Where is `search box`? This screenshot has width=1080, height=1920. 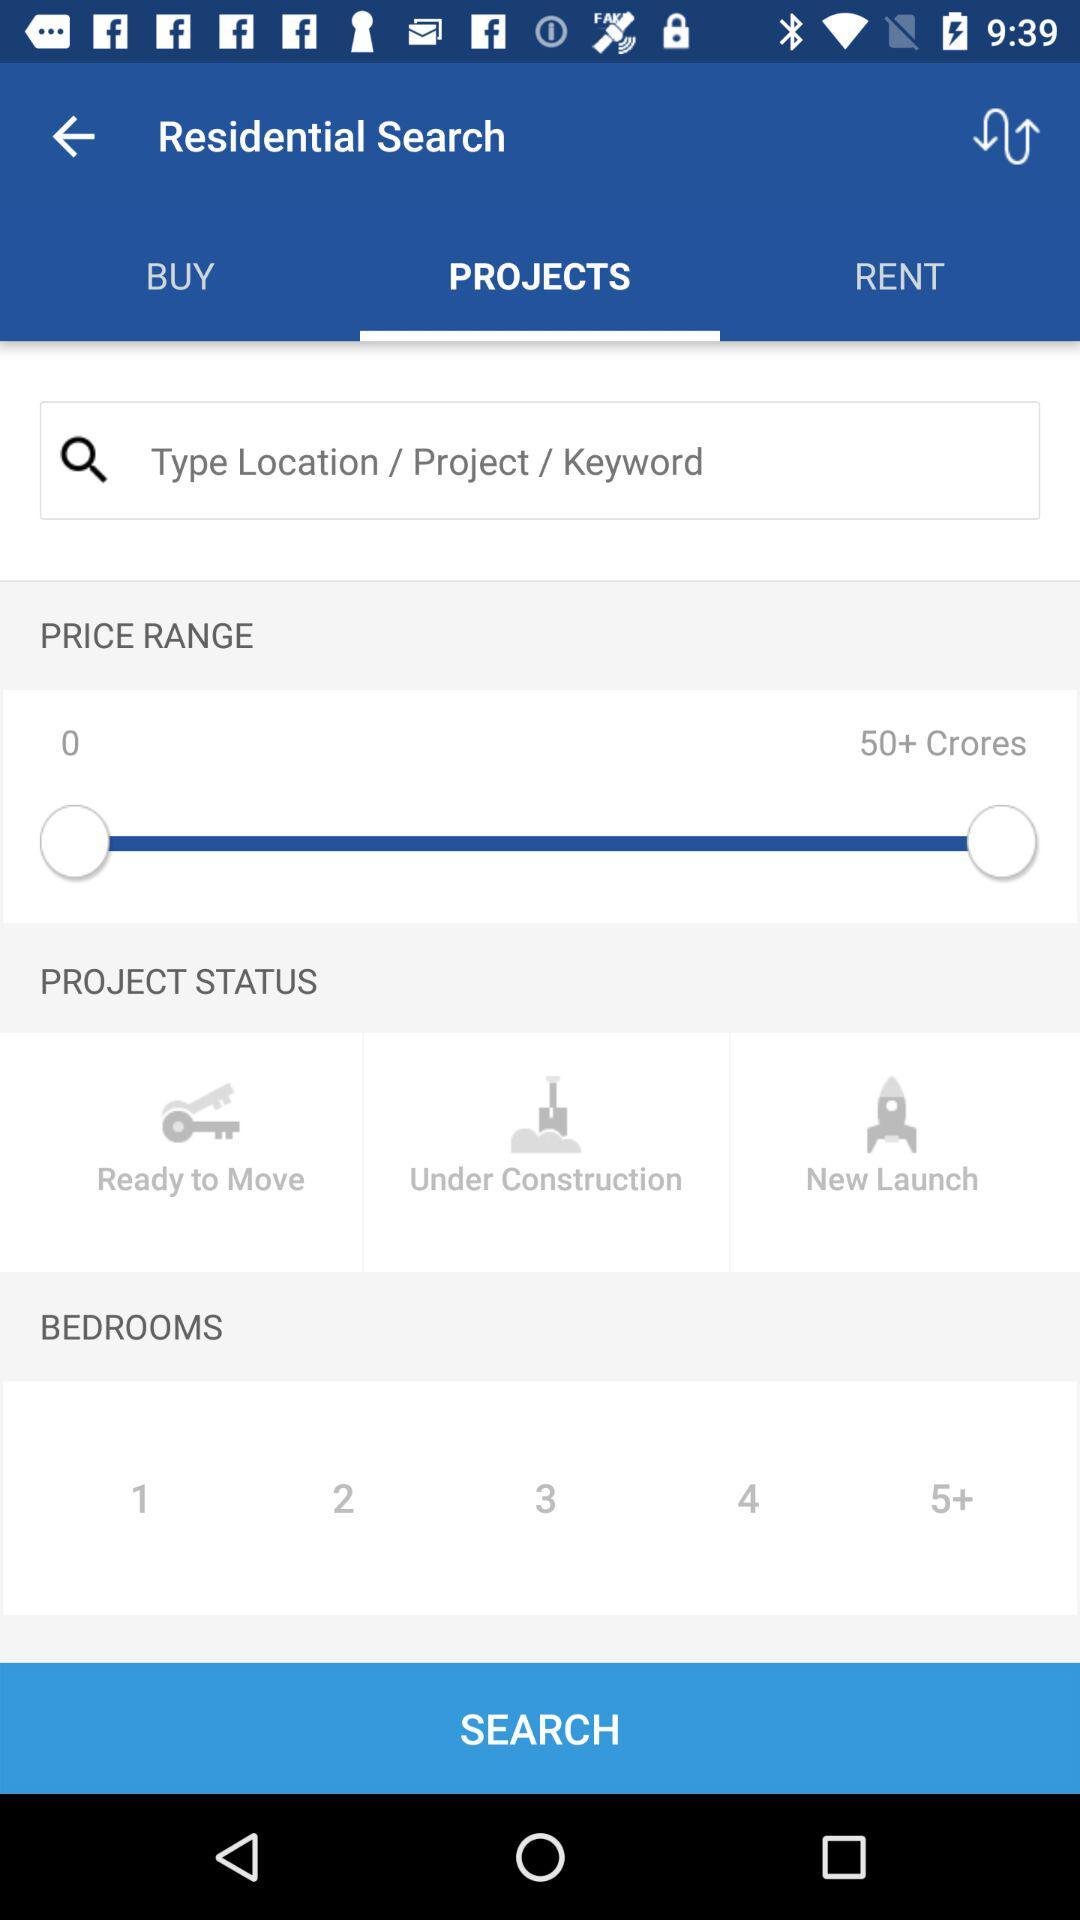
search box is located at coordinates (578, 459).